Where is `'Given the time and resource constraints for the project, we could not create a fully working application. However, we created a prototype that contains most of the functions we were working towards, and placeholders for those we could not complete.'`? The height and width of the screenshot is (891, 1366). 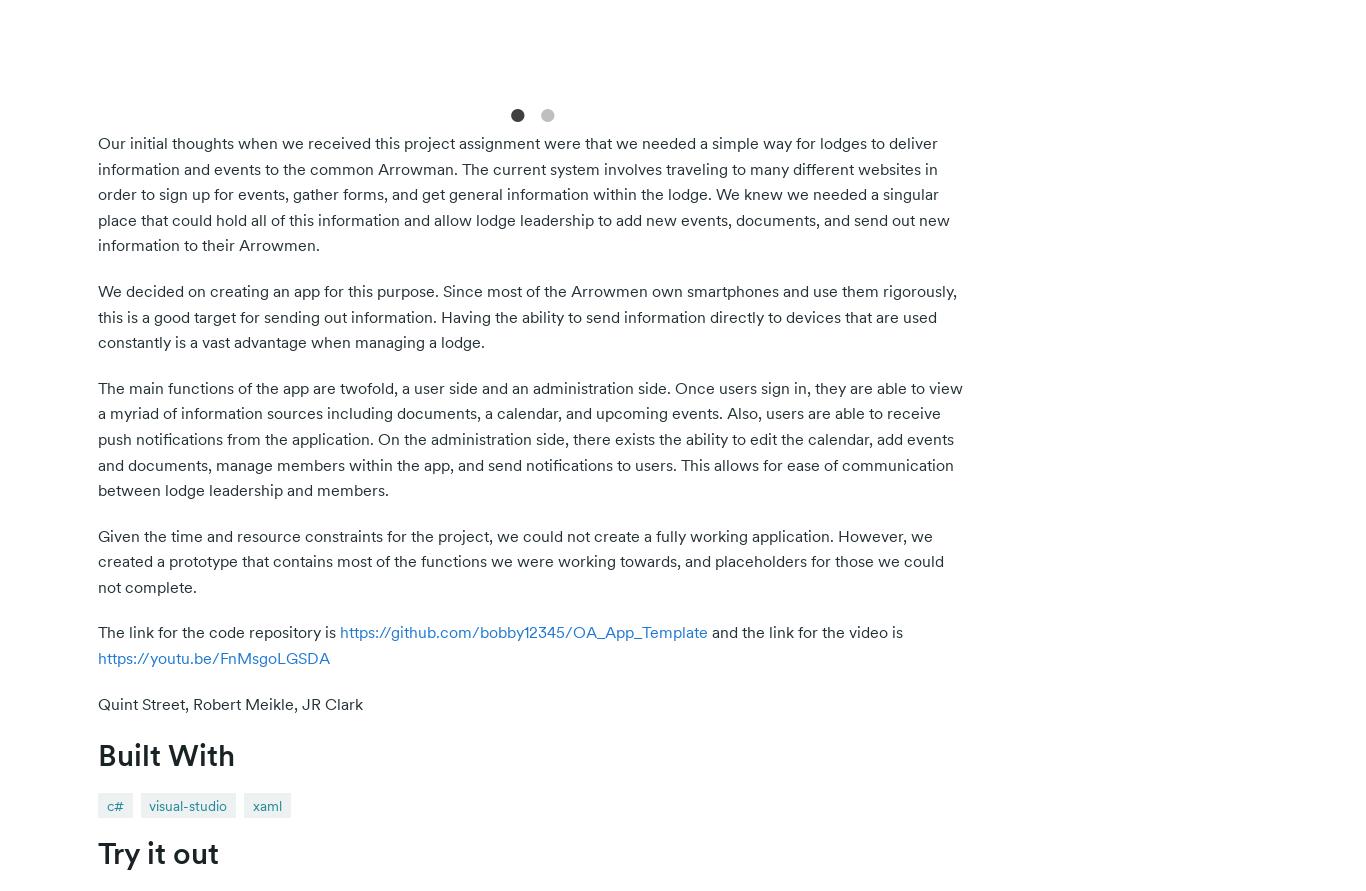 'Given the time and resource constraints for the project, we could not create a fully working application. However, we created a prototype that contains most of the functions we were working towards, and placeholders for those we could not complete.' is located at coordinates (520, 560).